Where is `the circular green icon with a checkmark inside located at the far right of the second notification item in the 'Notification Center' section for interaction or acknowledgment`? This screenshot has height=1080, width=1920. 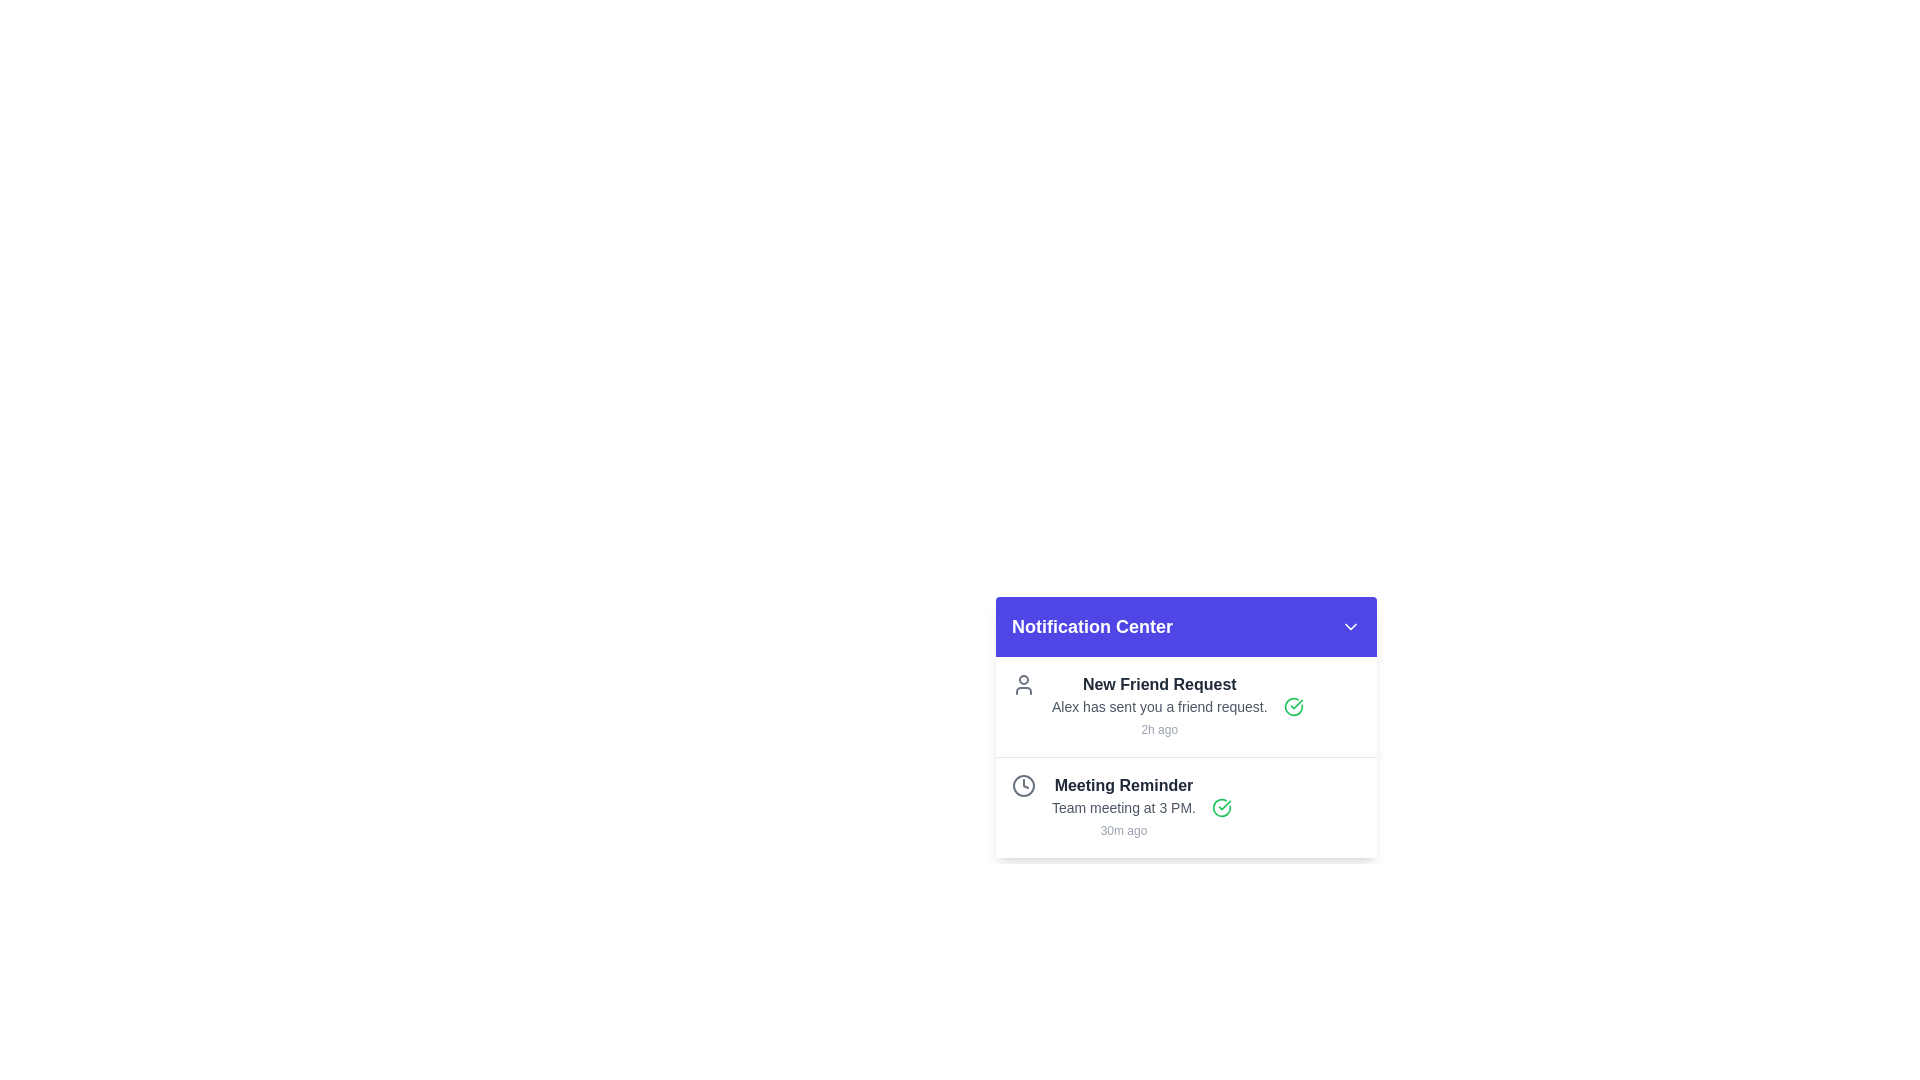 the circular green icon with a checkmark inside located at the far right of the second notification item in the 'Notification Center' section for interaction or acknowledgment is located at coordinates (1220, 806).